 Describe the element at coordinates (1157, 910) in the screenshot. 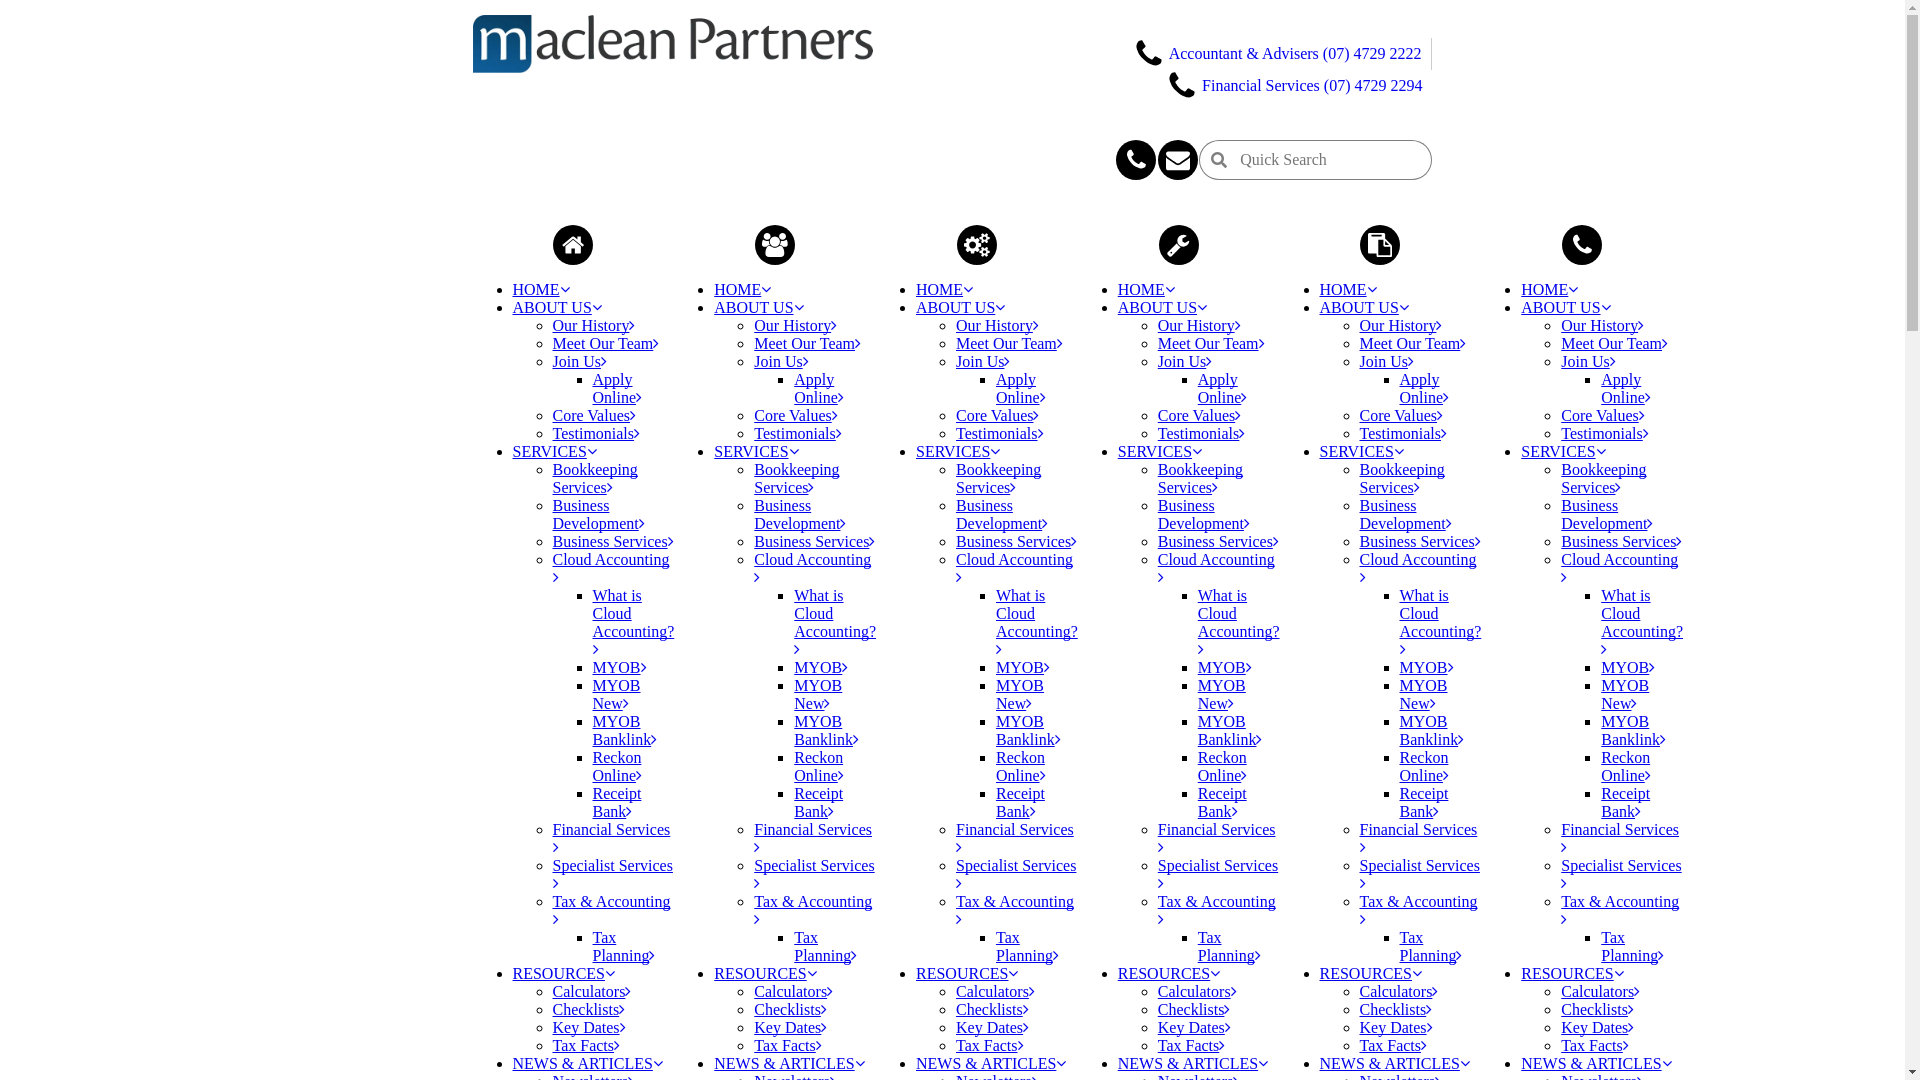

I see `'Tax & Accounting'` at that location.